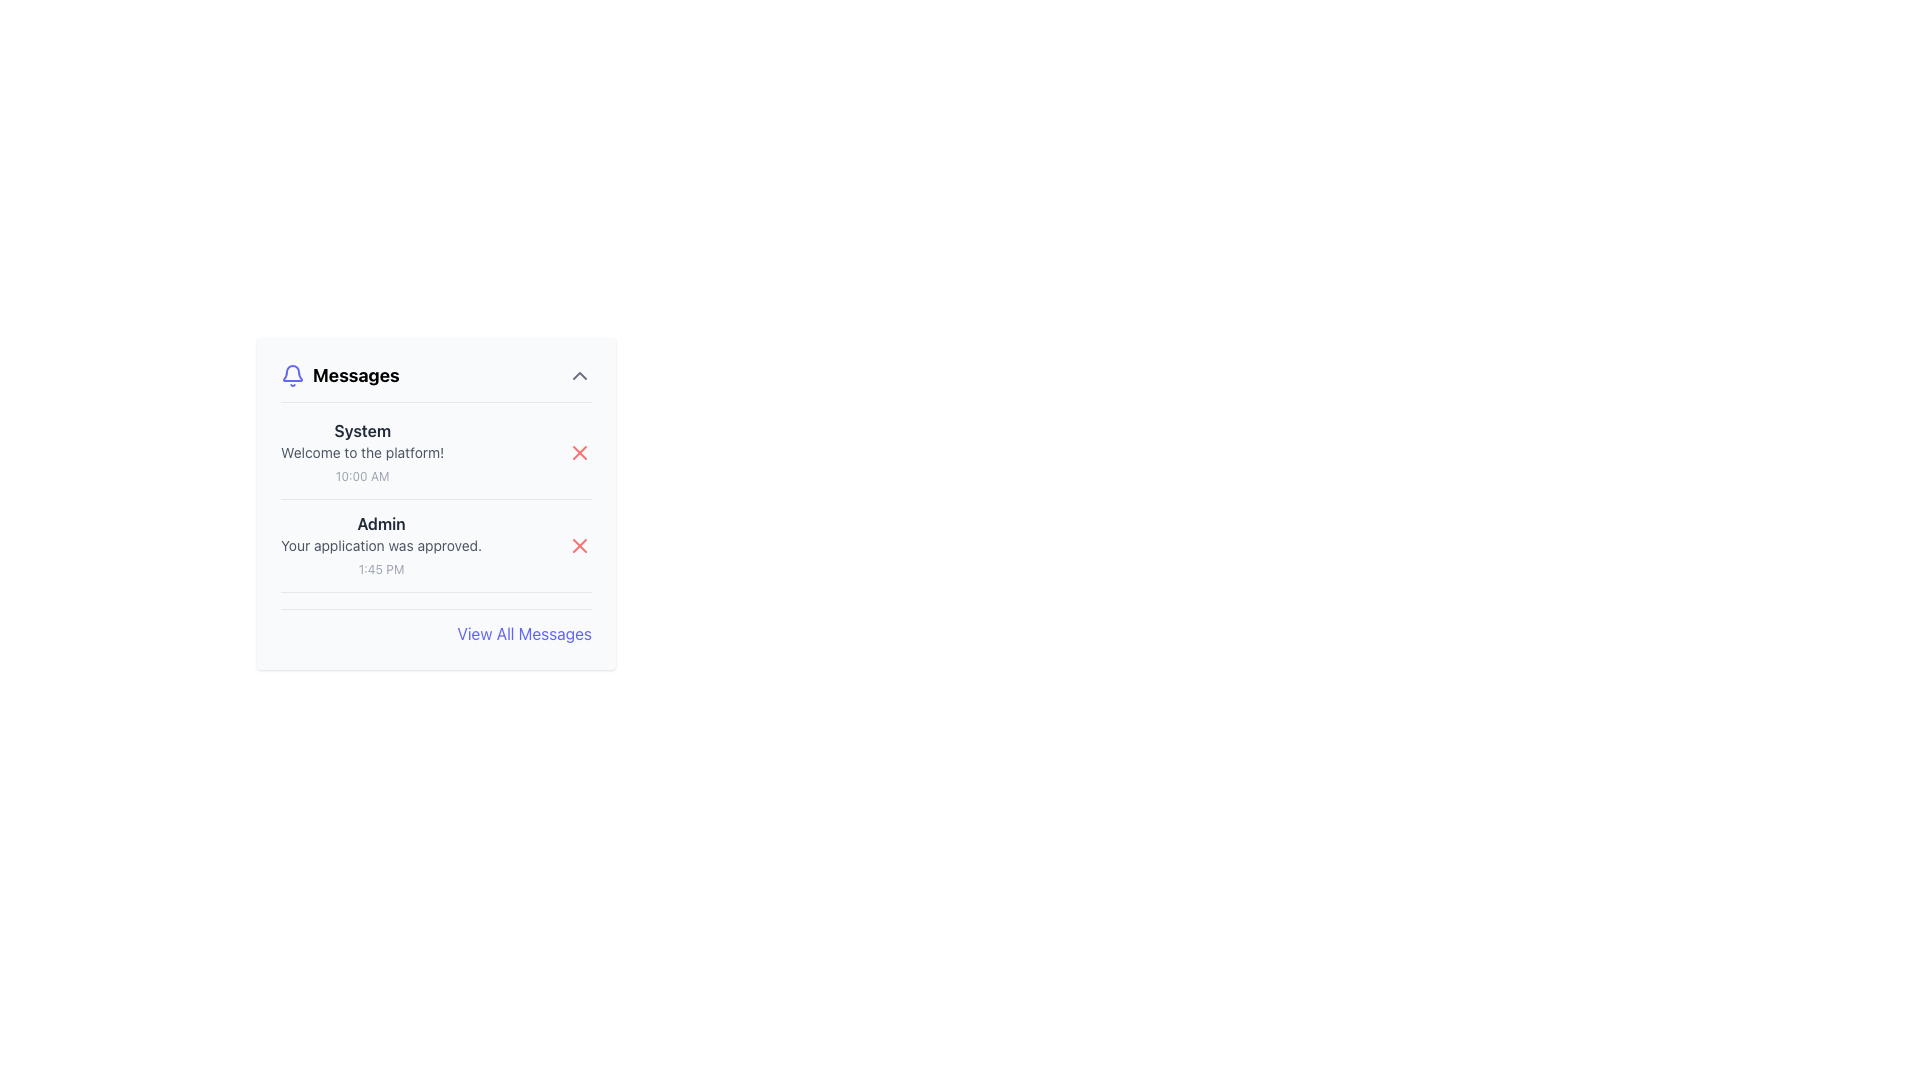 This screenshot has width=1920, height=1080. What do you see at coordinates (362, 430) in the screenshot?
I see `the 'System' text label, which is styled in bold and dark gray, located at the top left of the message block in the notification panel` at bounding box center [362, 430].